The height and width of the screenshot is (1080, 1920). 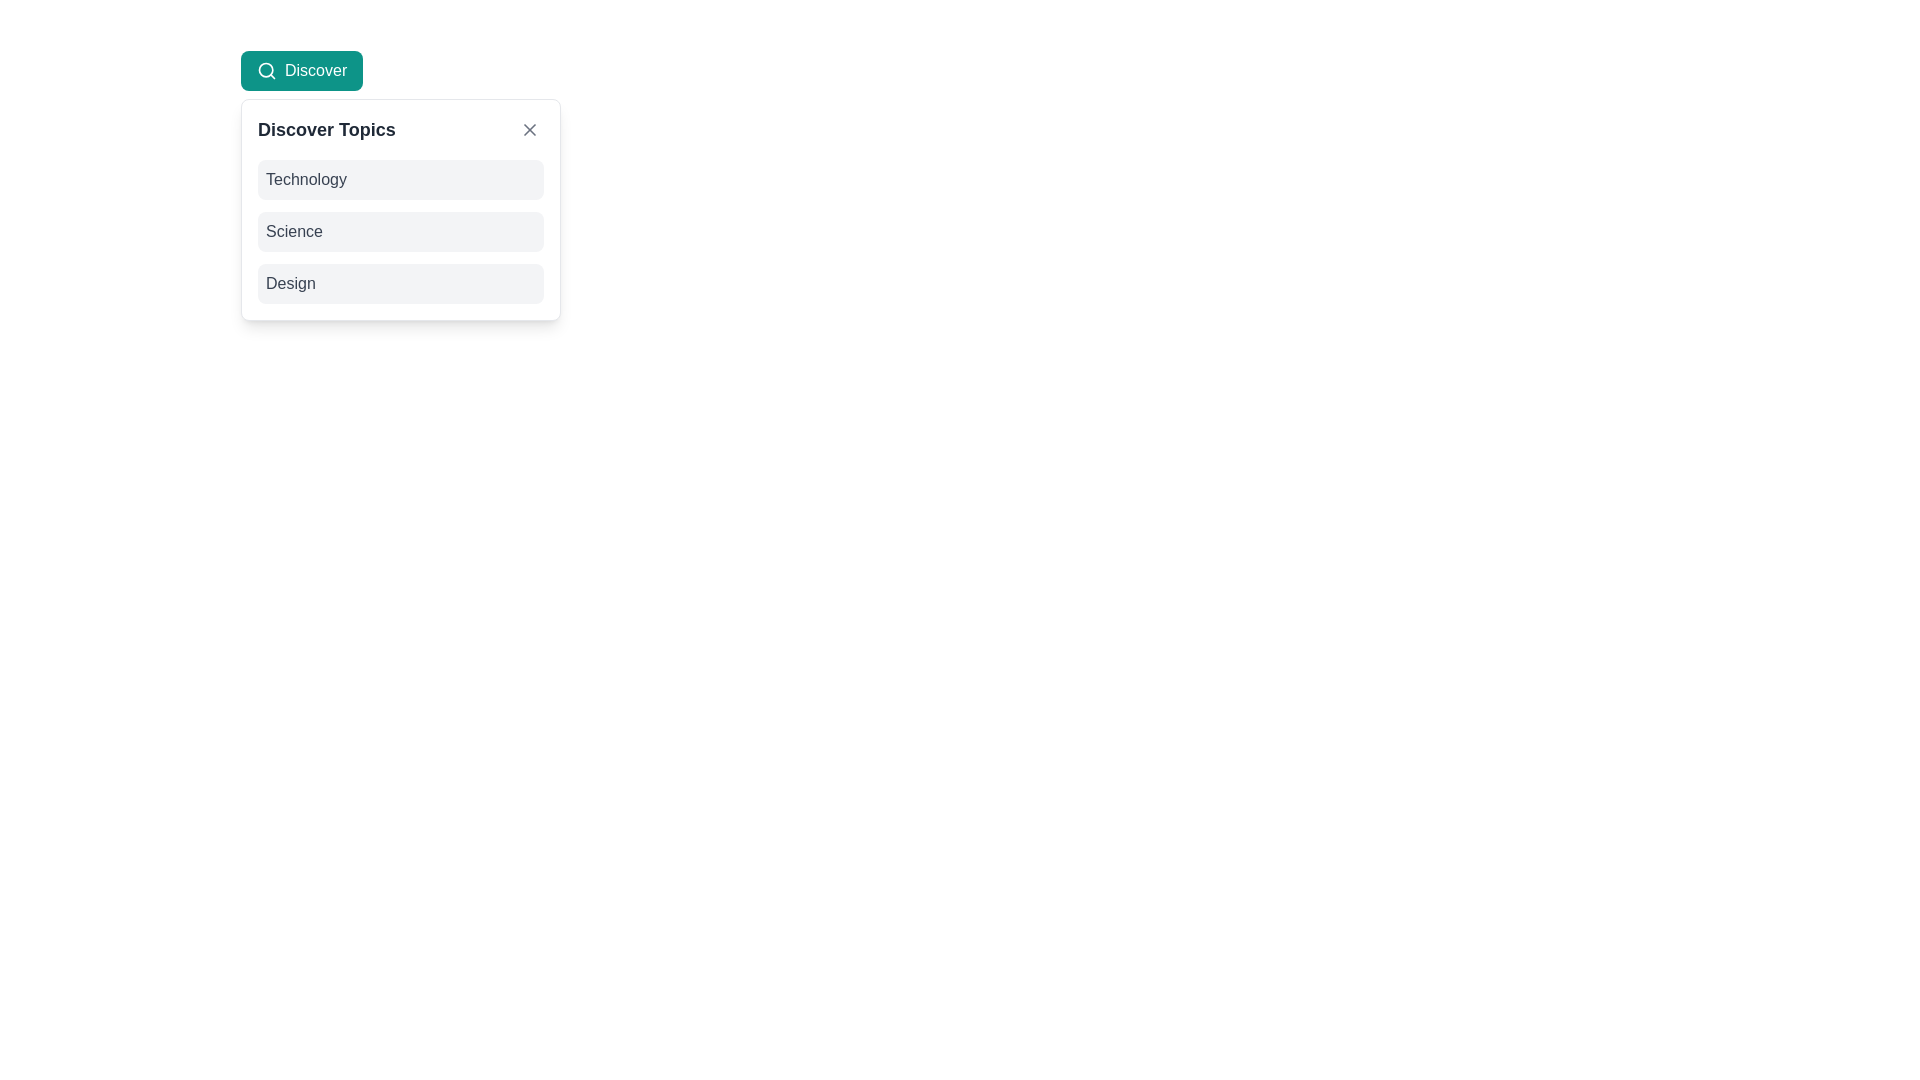 I want to click on the 'Design' label located within the 'Discover Topics' panel, situated between 'Science' and the bottom margin, so click(x=289, y=284).